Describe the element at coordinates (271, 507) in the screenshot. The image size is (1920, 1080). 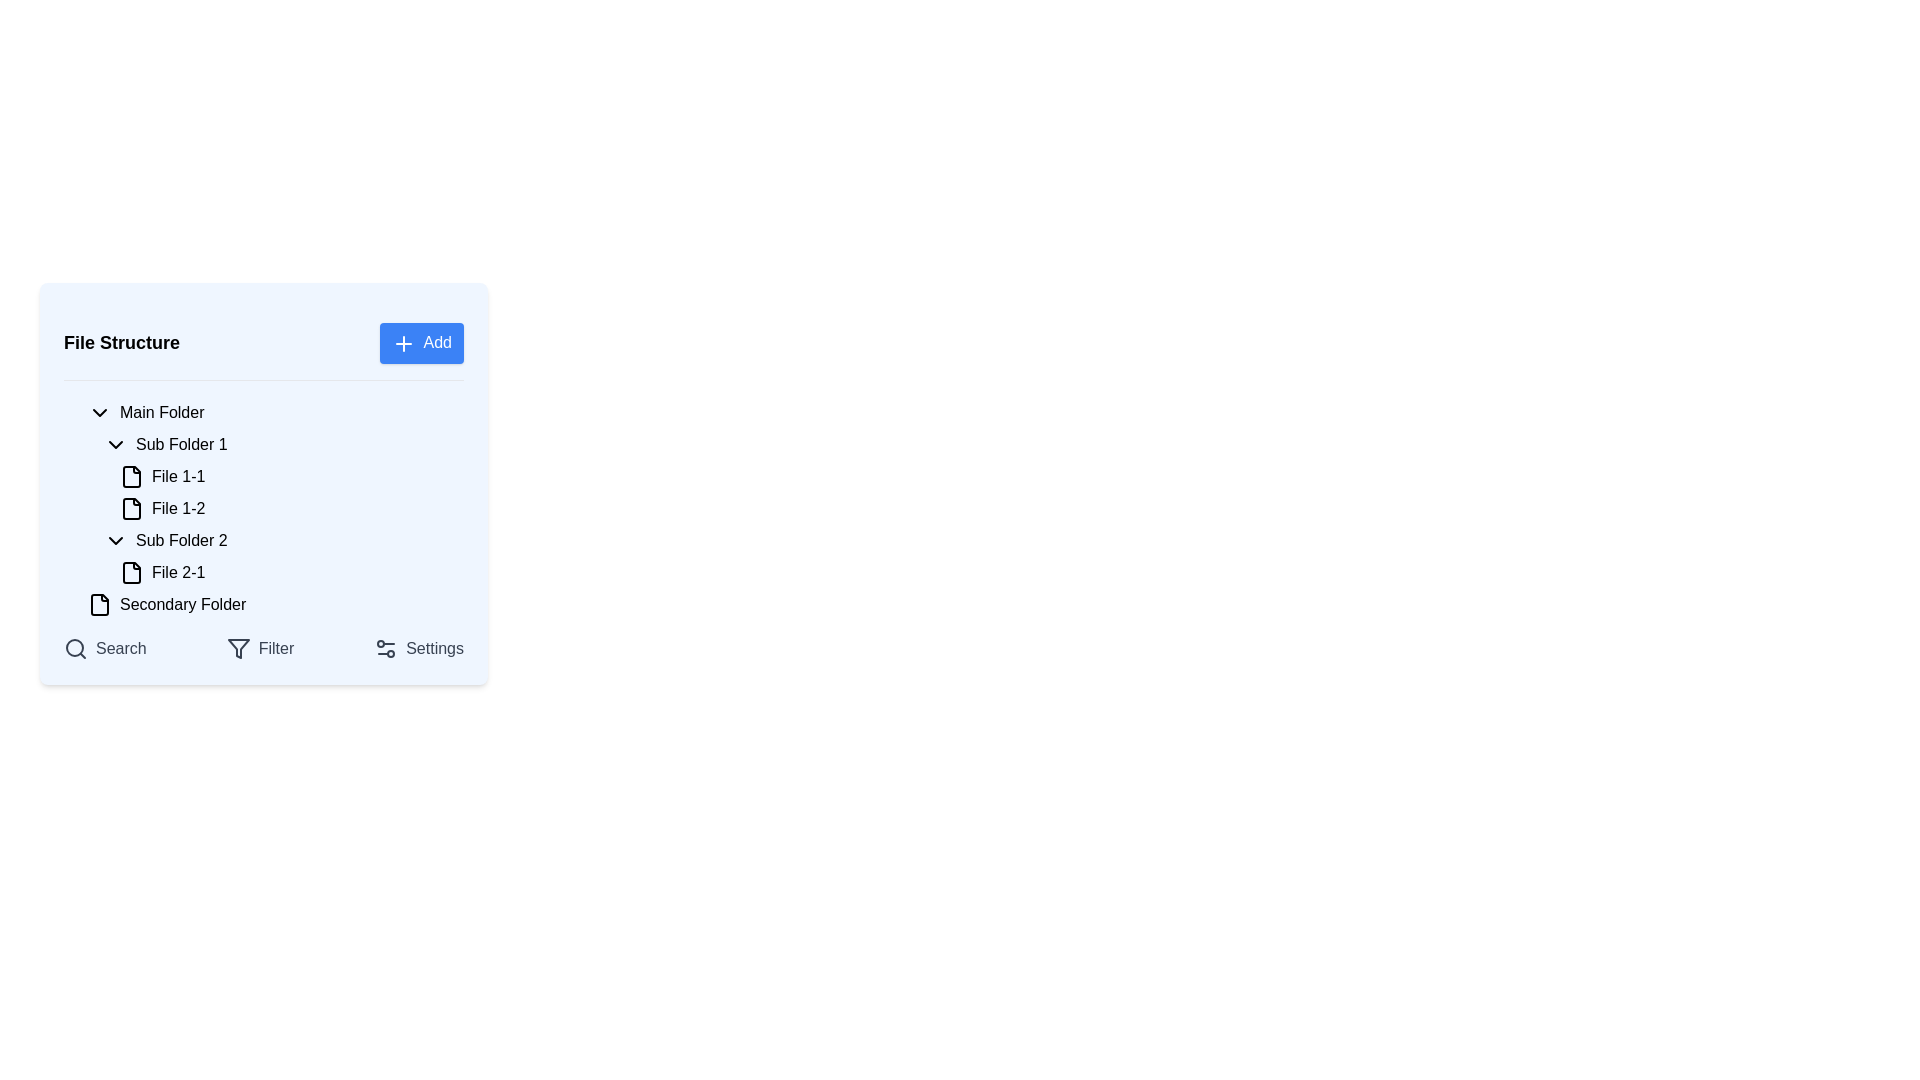
I see `the item labeled 'Sub Folder 1File 1-1File 1-2Sub Folder 2File 2-1' within the tree view component` at that location.